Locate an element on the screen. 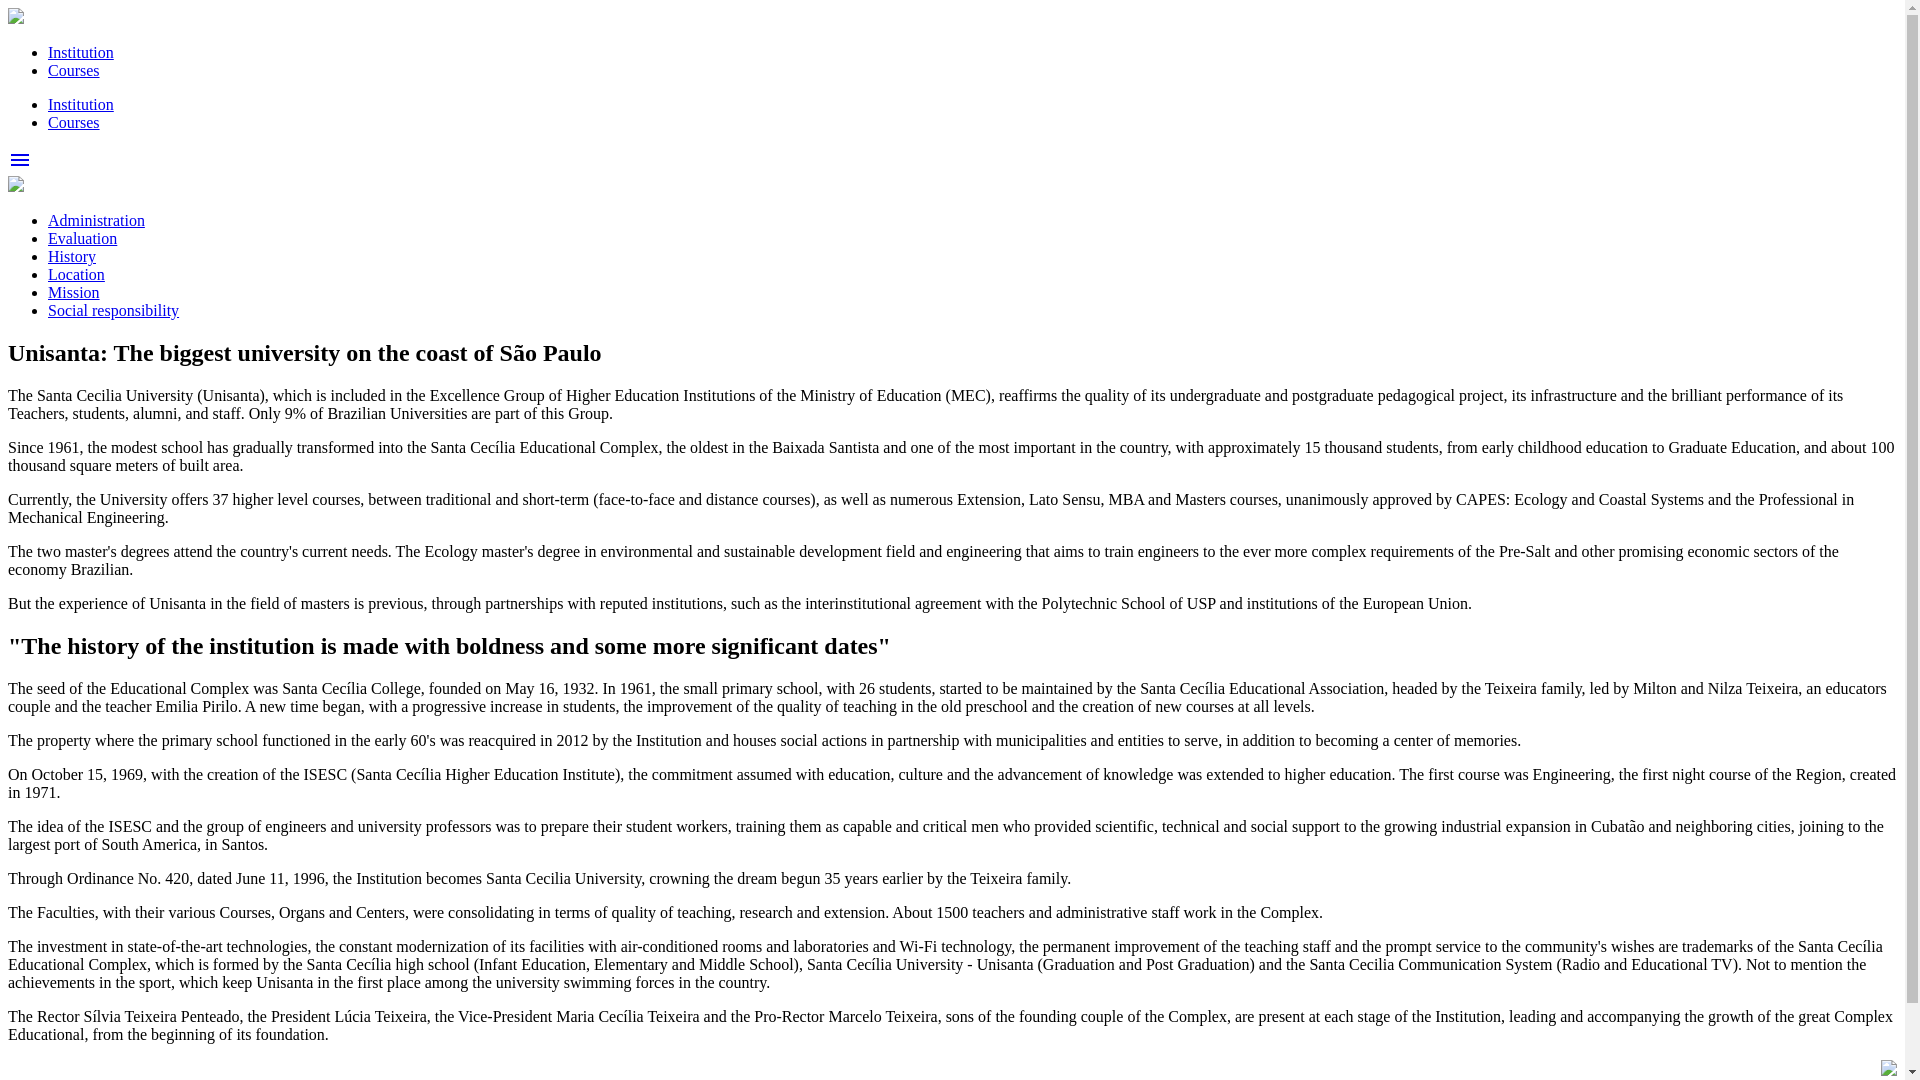 This screenshot has width=1920, height=1080. 'Institution' is located at coordinates (80, 104).